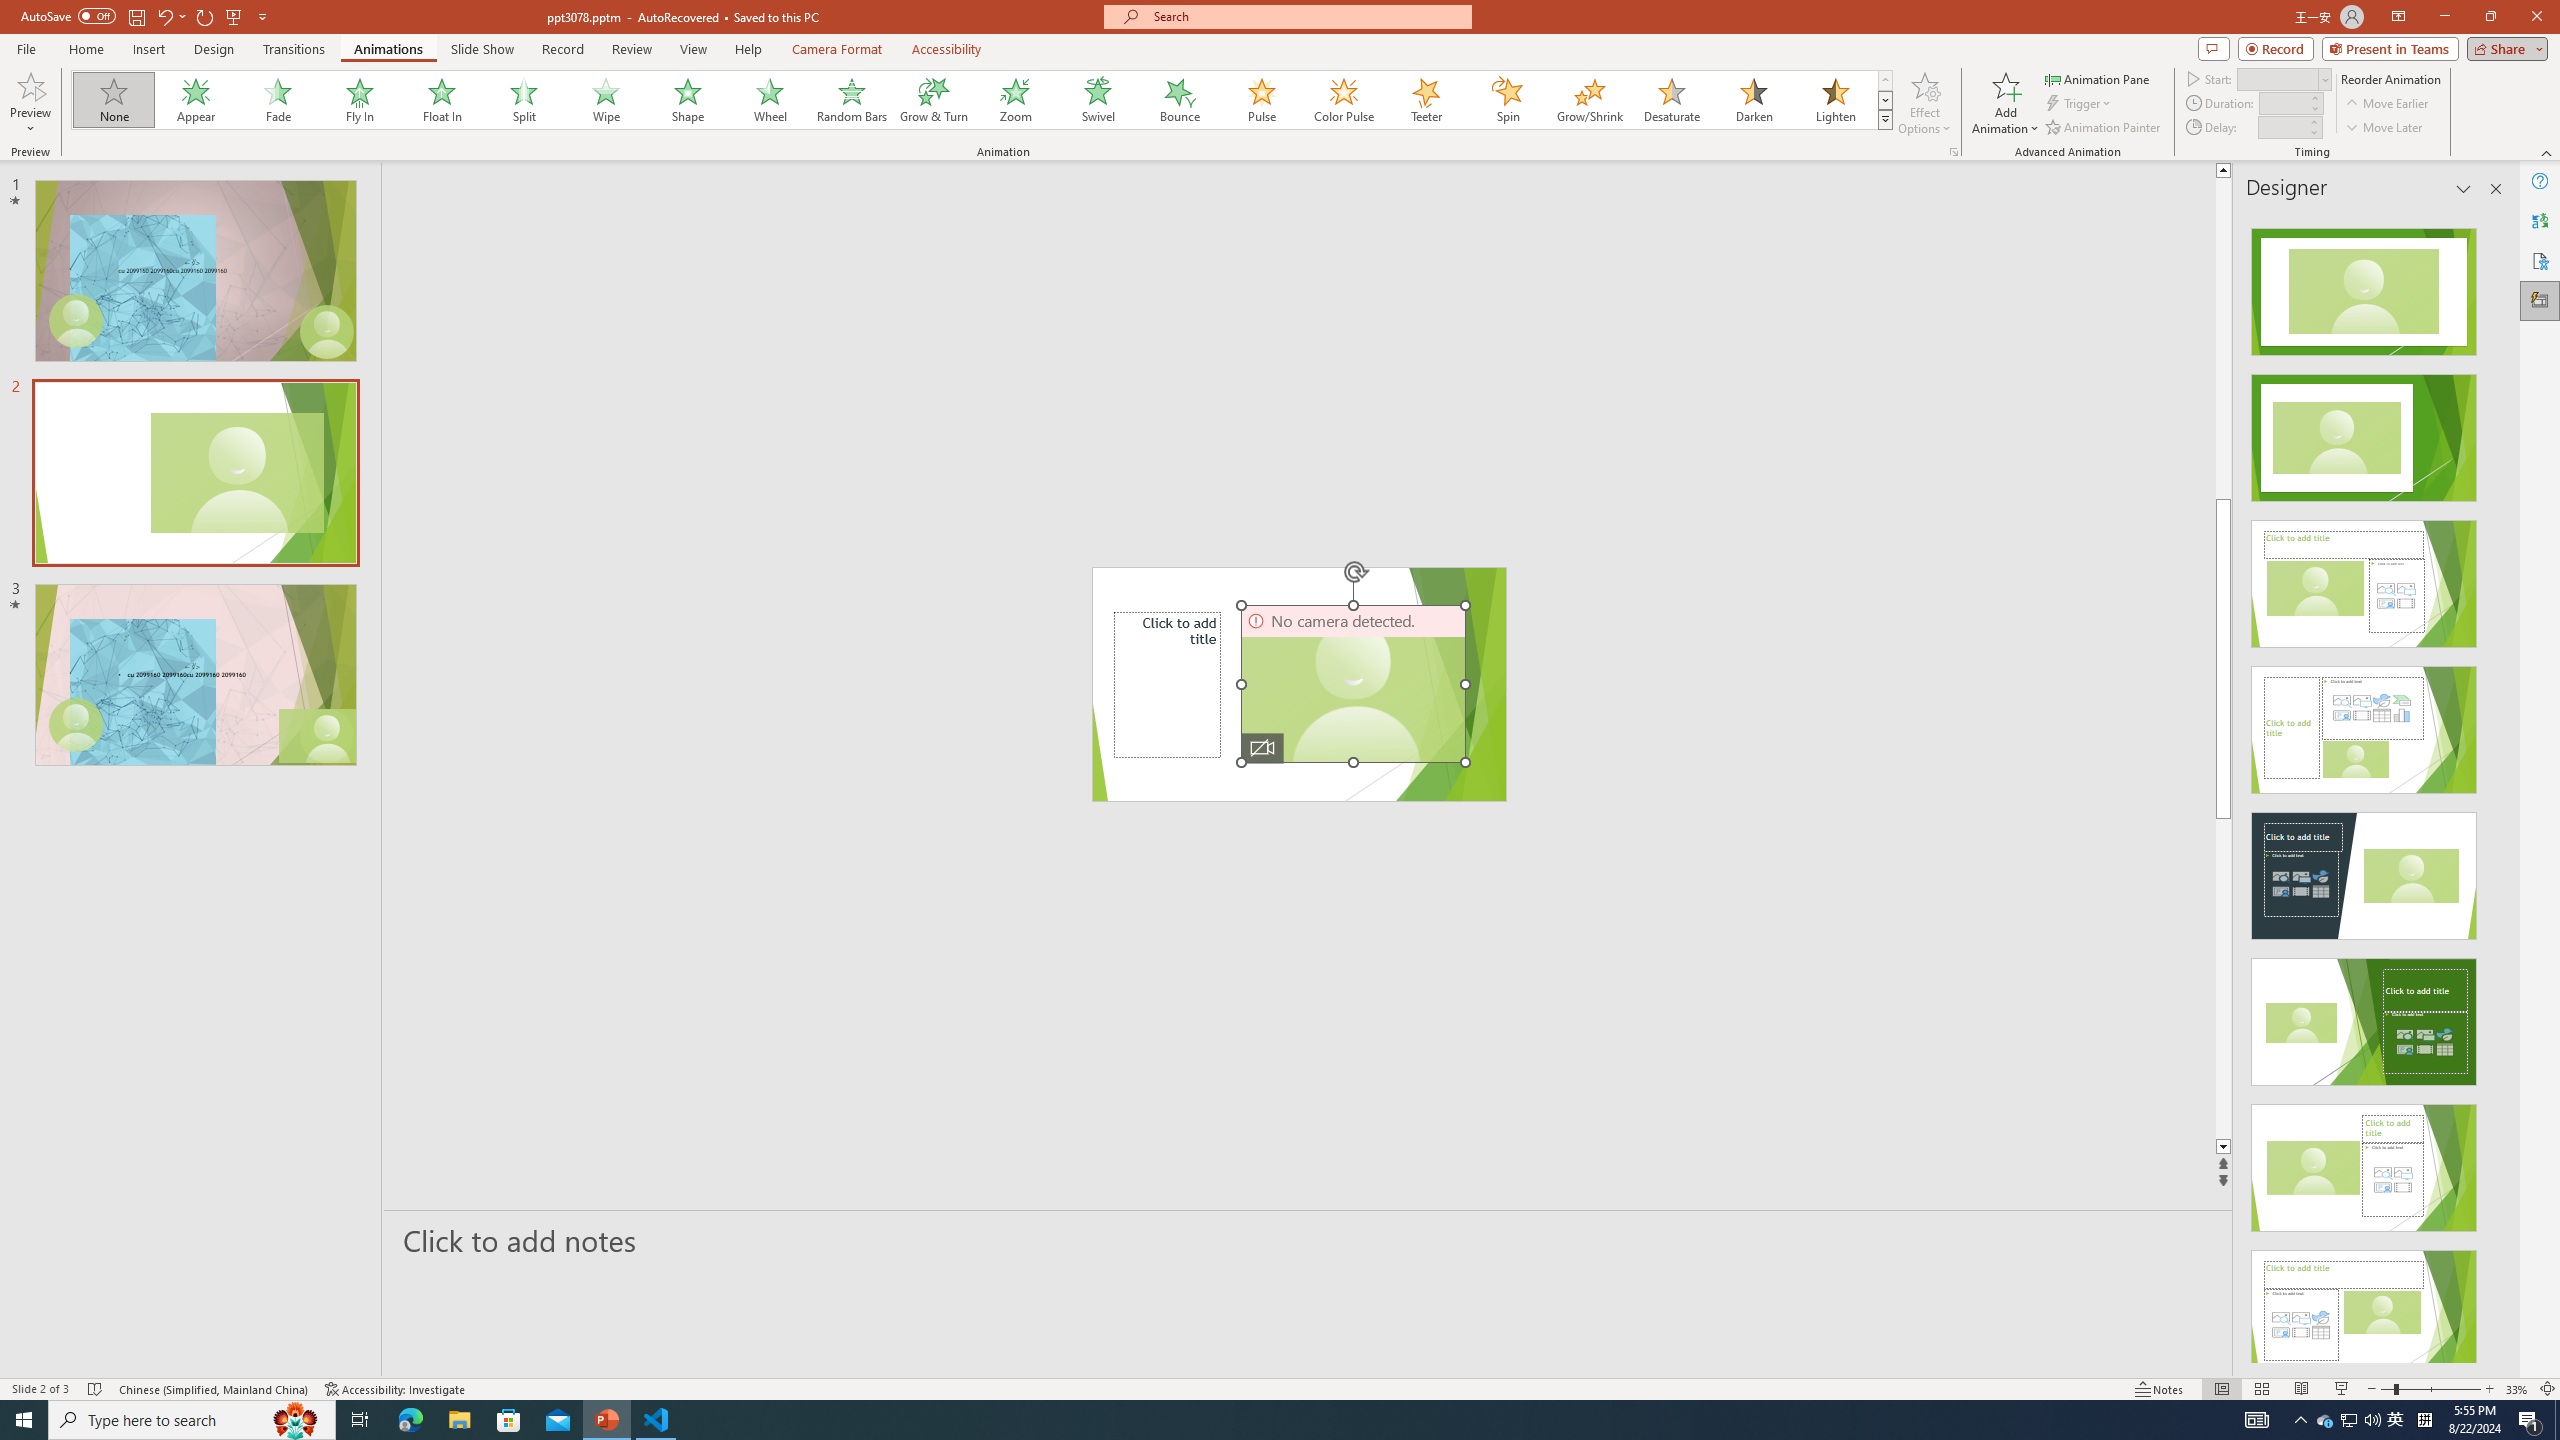 This screenshot has width=2560, height=1440. Describe the element at coordinates (1752, 99) in the screenshot. I see `'Darken'` at that location.